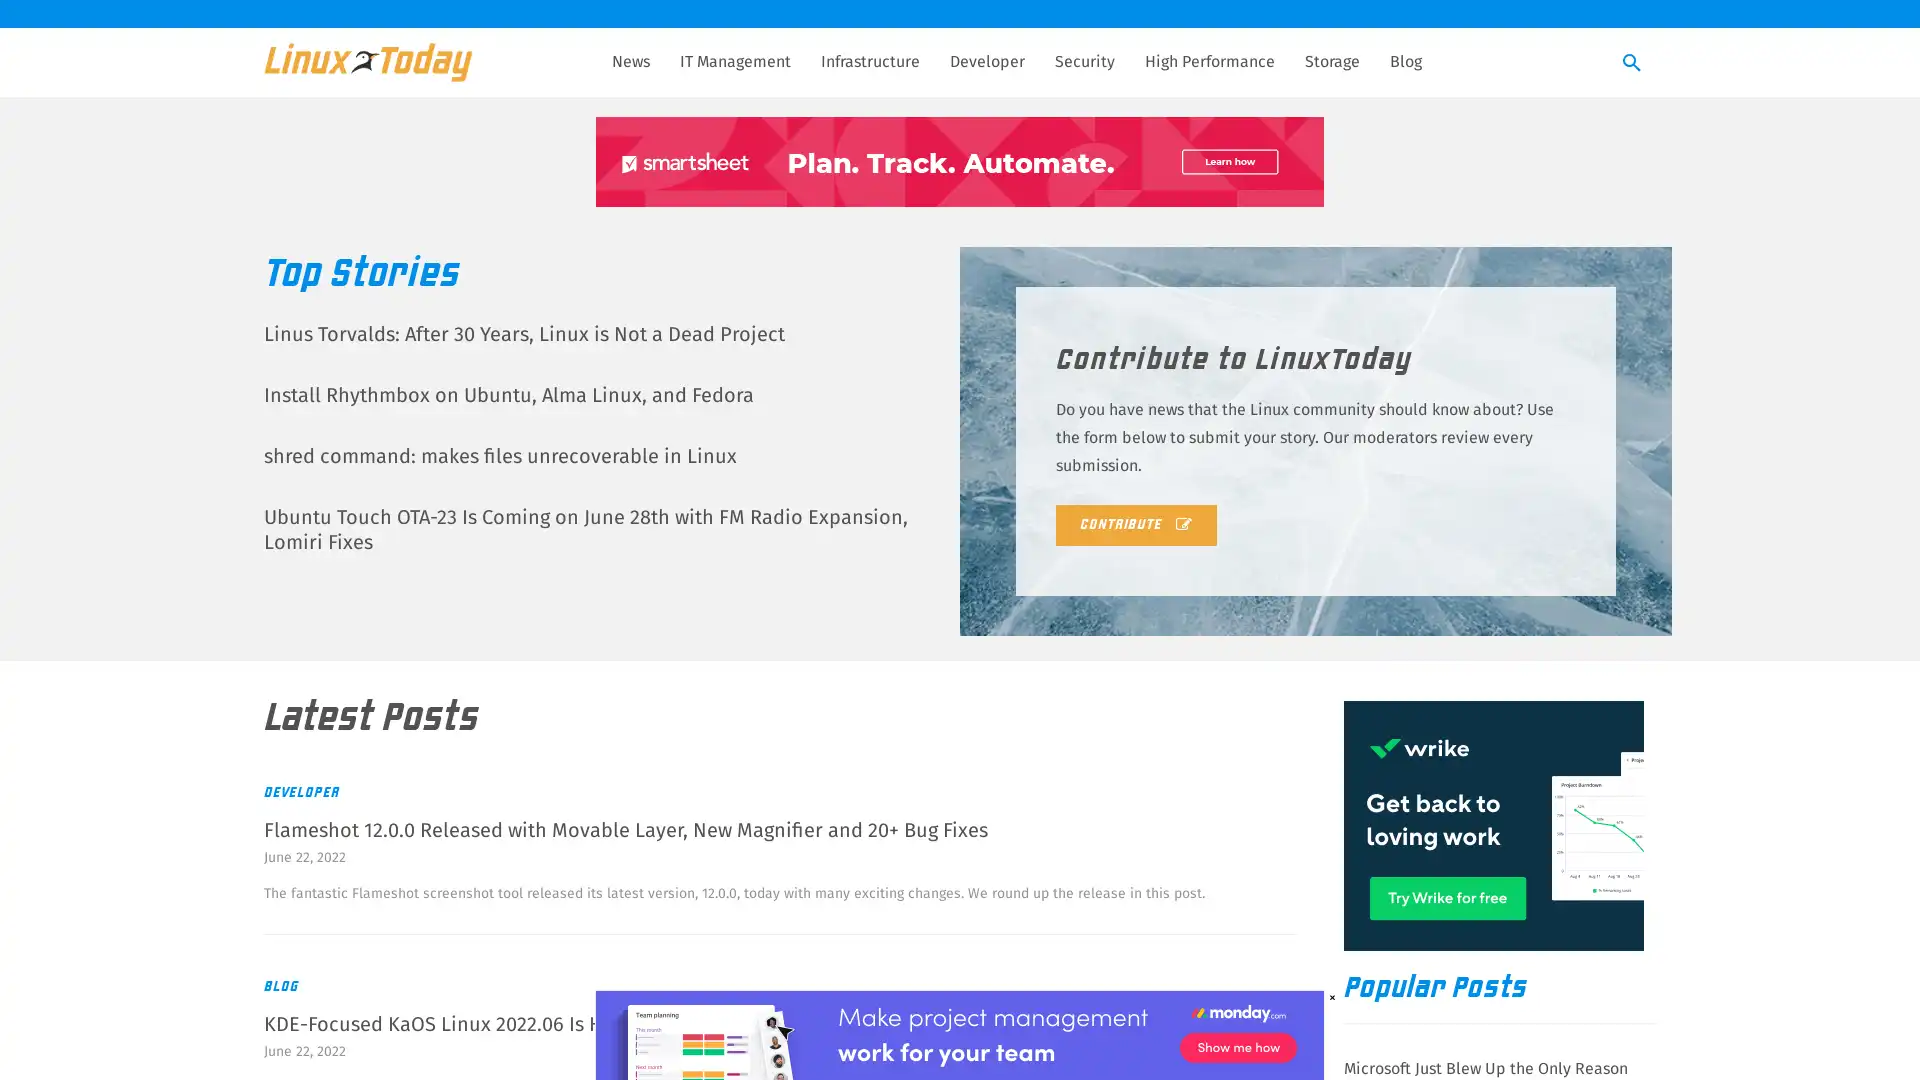  What do you see at coordinates (1632, 63) in the screenshot?
I see `Search` at bounding box center [1632, 63].